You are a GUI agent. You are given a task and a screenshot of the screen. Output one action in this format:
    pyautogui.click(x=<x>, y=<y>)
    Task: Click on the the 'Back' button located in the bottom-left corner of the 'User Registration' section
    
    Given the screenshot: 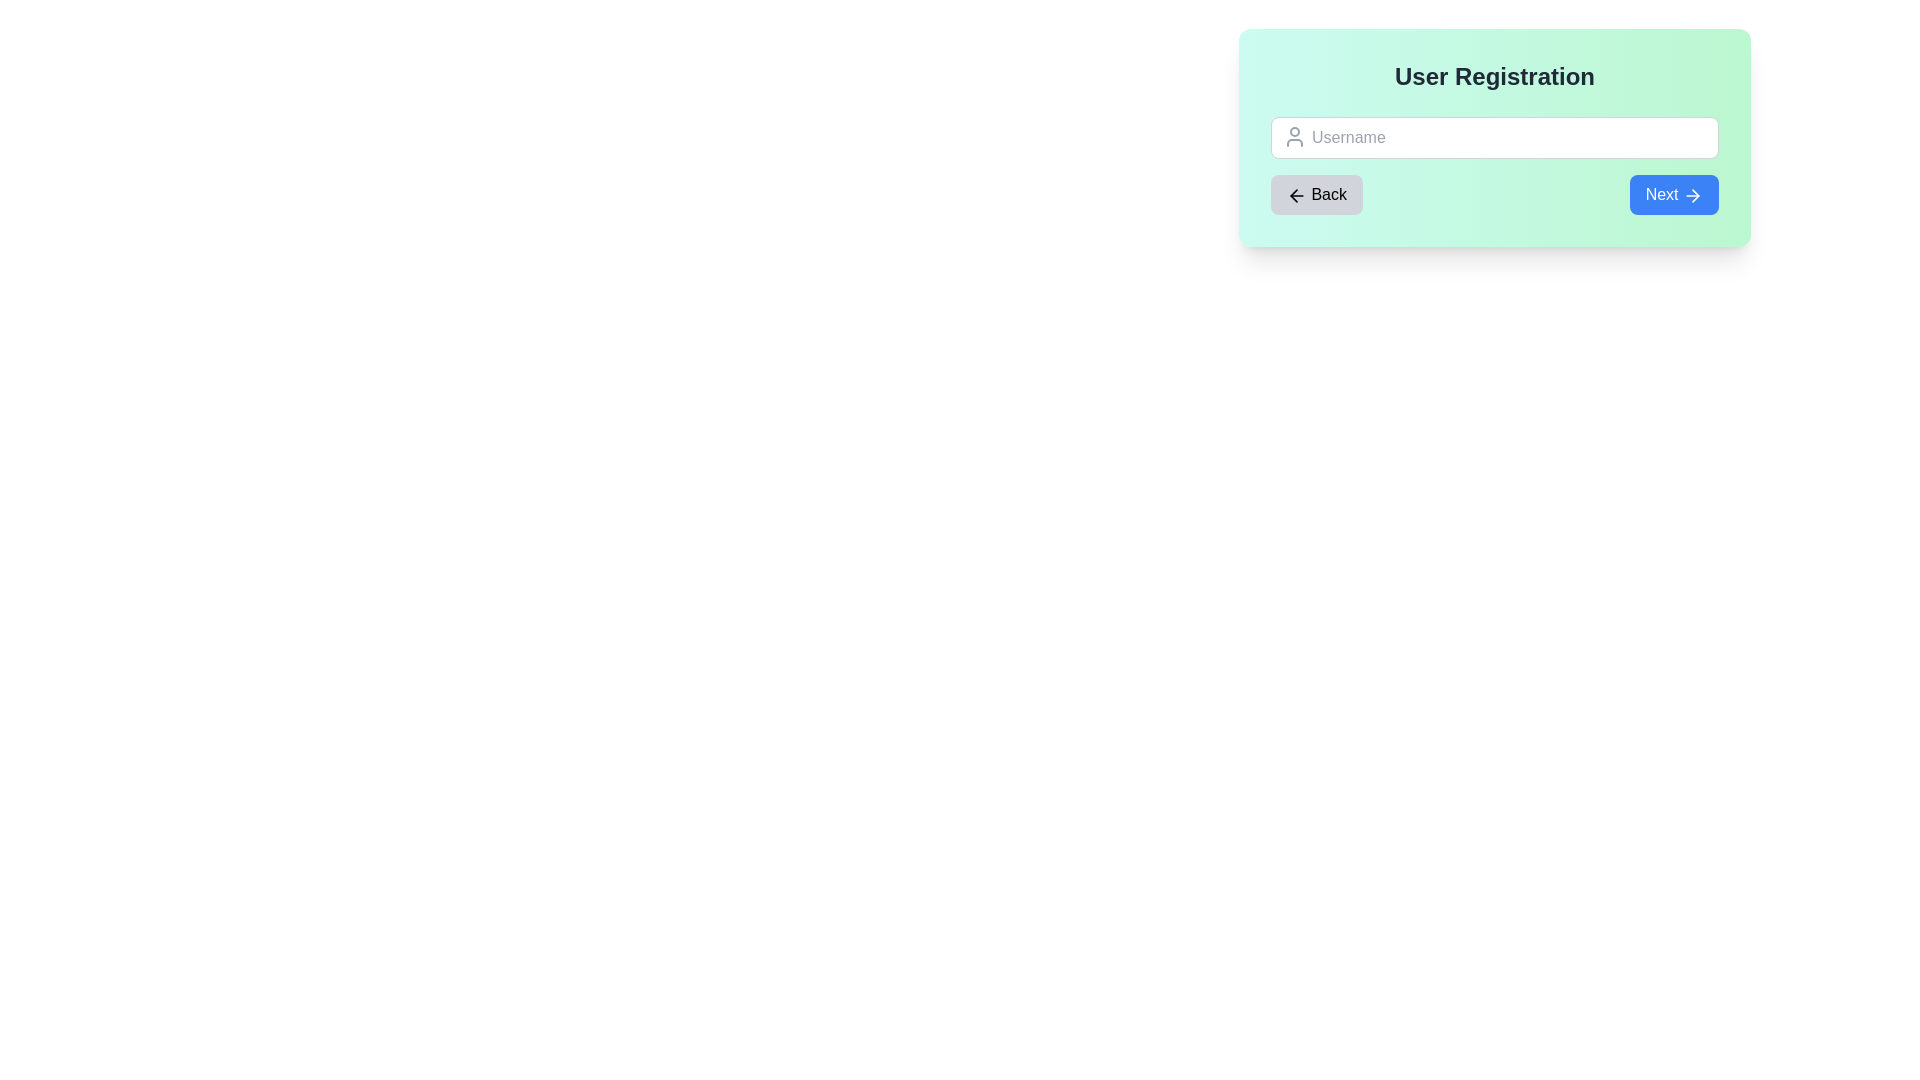 What is the action you would take?
    pyautogui.click(x=1316, y=195)
    